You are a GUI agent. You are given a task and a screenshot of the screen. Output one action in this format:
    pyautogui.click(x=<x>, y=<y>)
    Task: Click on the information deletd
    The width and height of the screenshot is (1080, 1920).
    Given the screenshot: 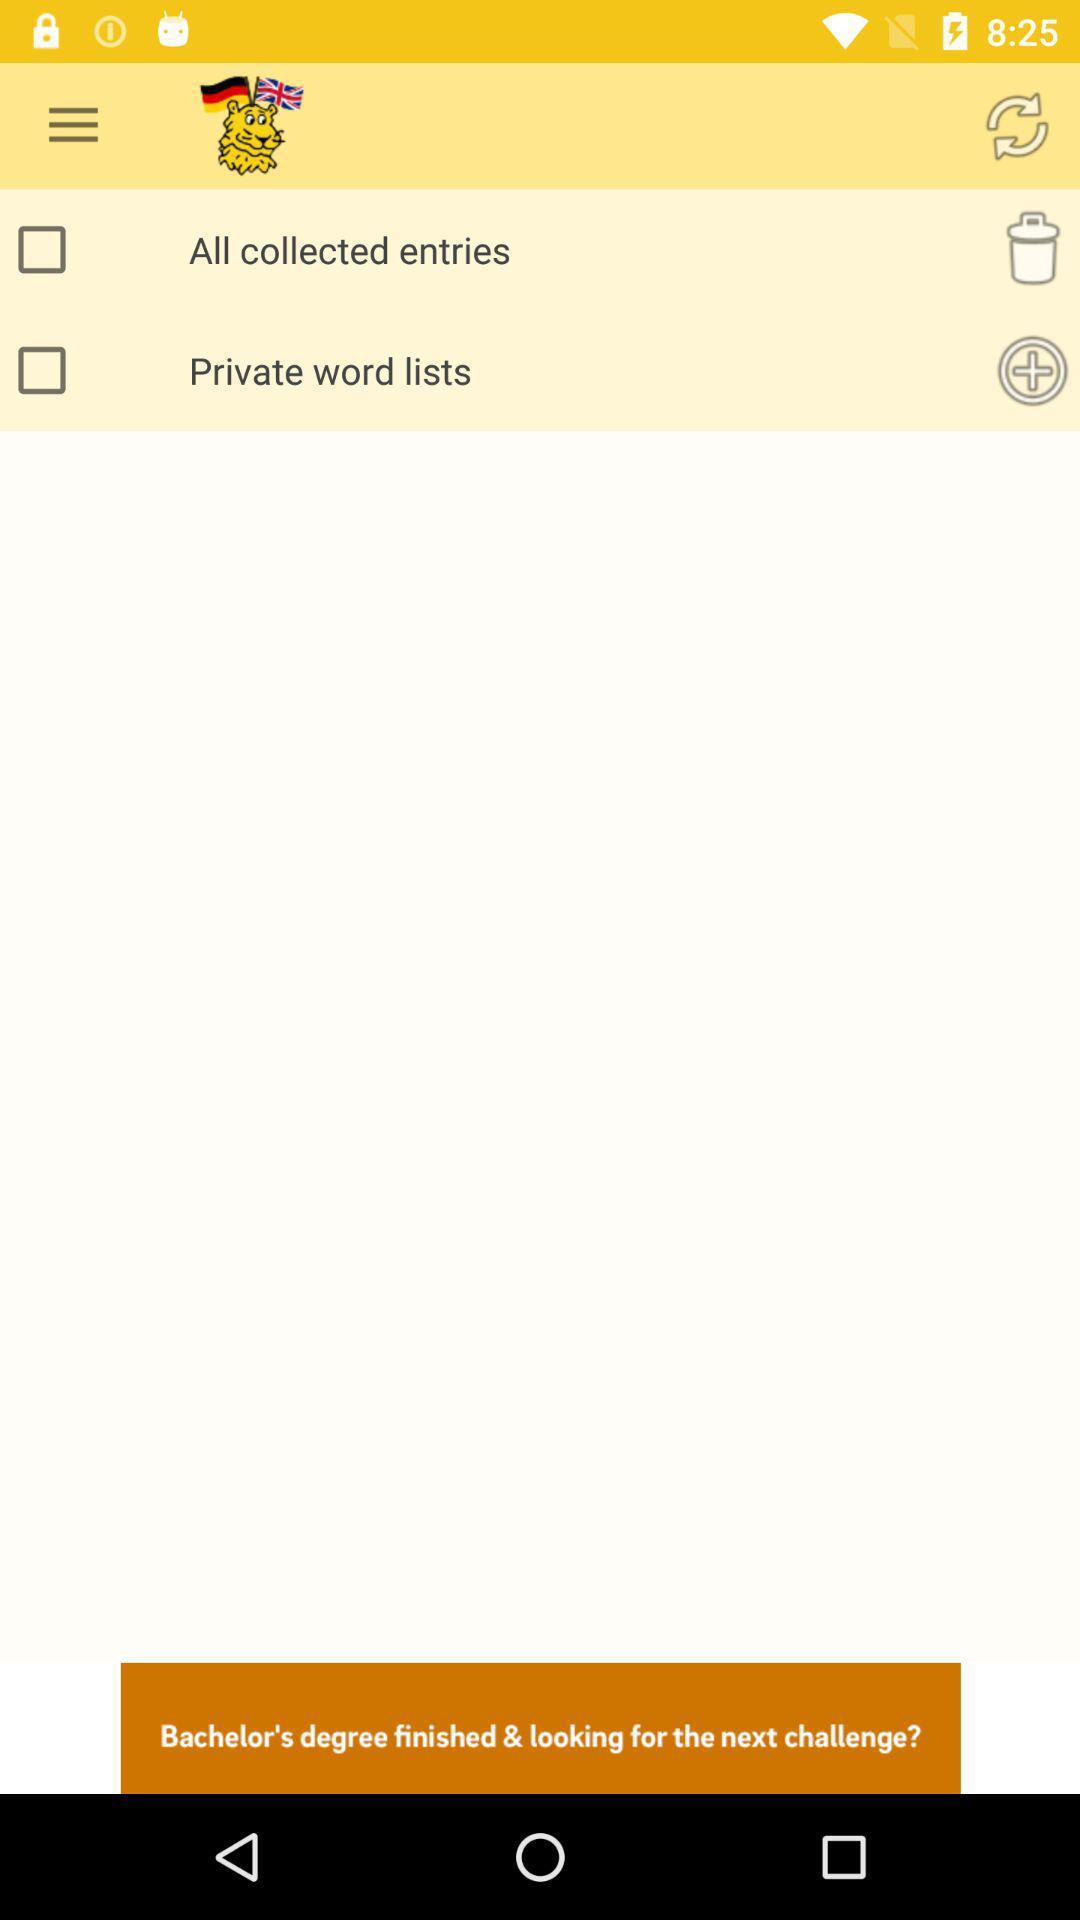 What is the action you would take?
    pyautogui.click(x=1032, y=248)
    